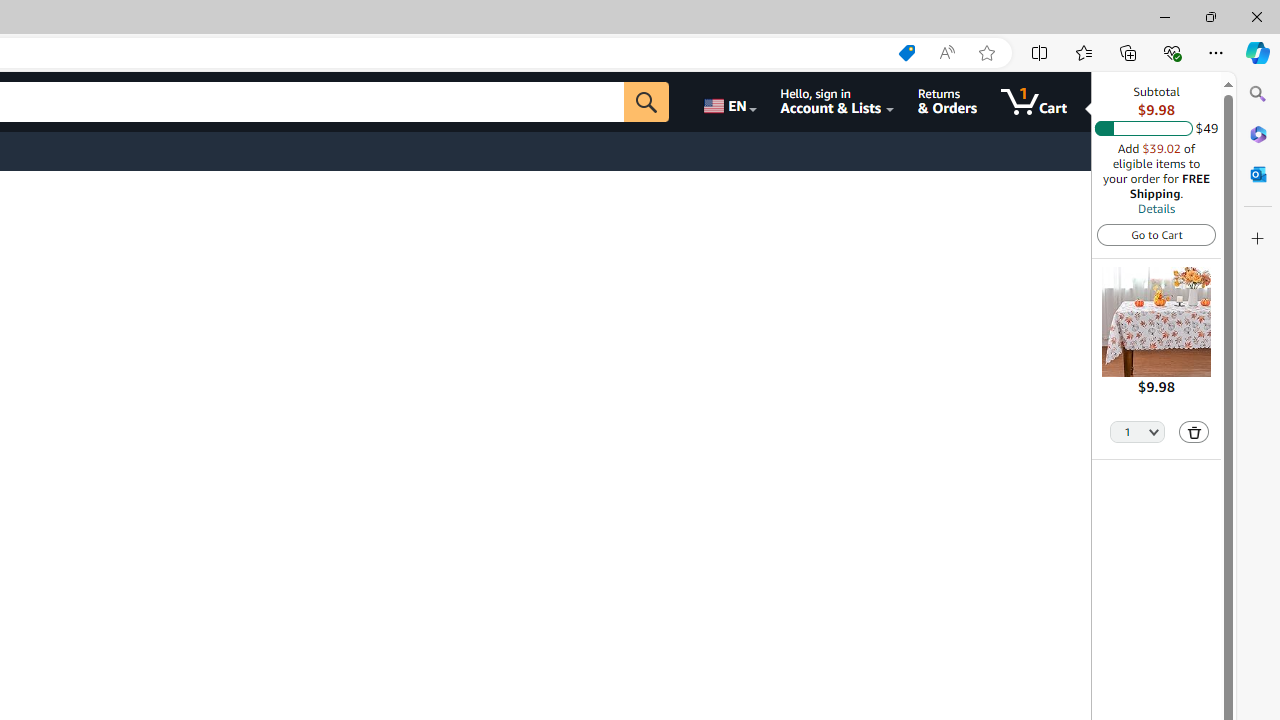 The image size is (1280, 720). What do you see at coordinates (1171, 51) in the screenshot?
I see `'Browser essentials'` at bounding box center [1171, 51].